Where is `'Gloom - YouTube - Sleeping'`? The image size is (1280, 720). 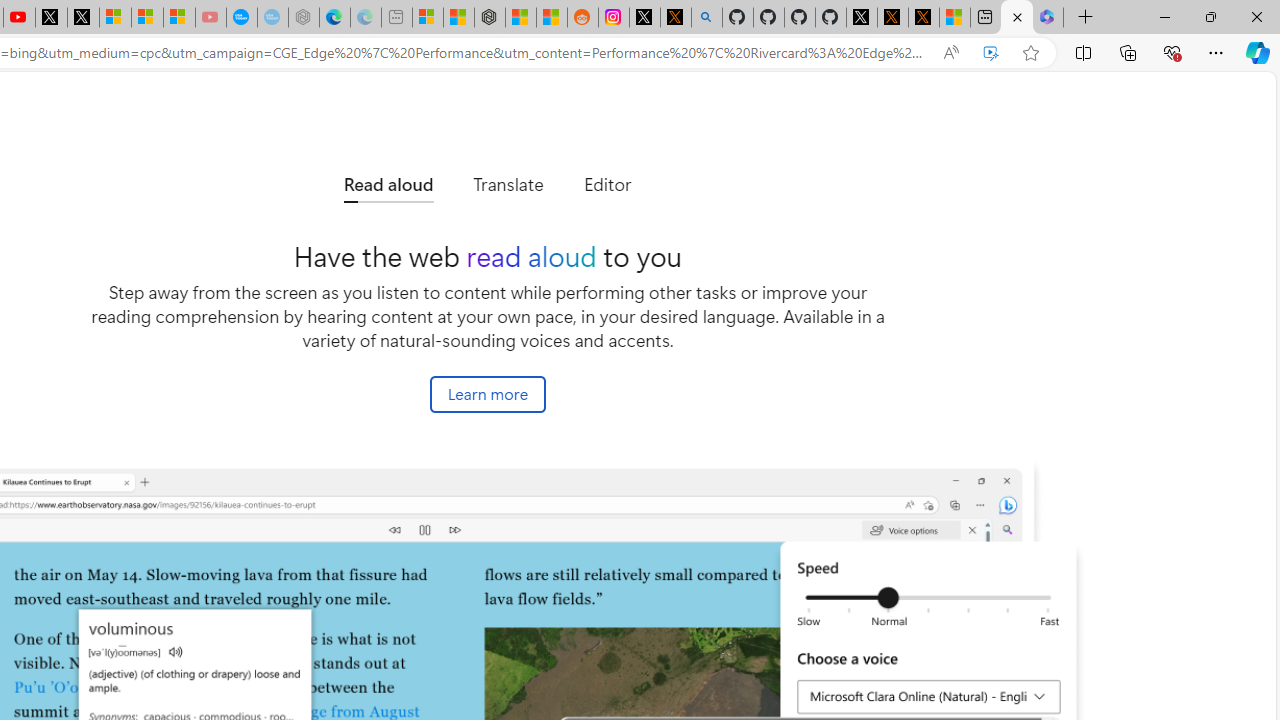 'Gloom - YouTube - Sleeping' is located at coordinates (211, 17).